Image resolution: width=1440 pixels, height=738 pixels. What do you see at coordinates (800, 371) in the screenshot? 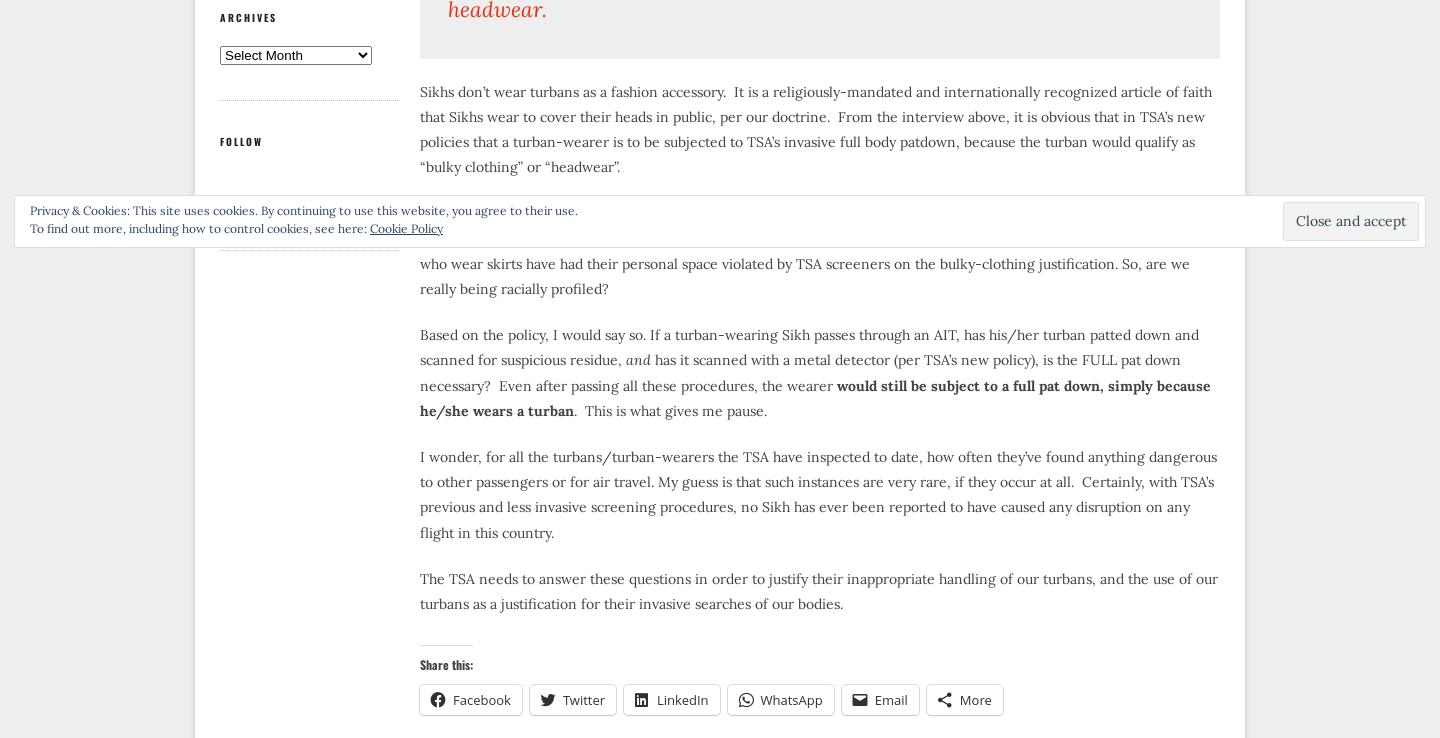
I see `'has it scanned with a metal detector (per TSA’s new policy), is the FULL pat down necessary?  Even after passing all these procedures, the wearer'` at bounding box center [800, 371].